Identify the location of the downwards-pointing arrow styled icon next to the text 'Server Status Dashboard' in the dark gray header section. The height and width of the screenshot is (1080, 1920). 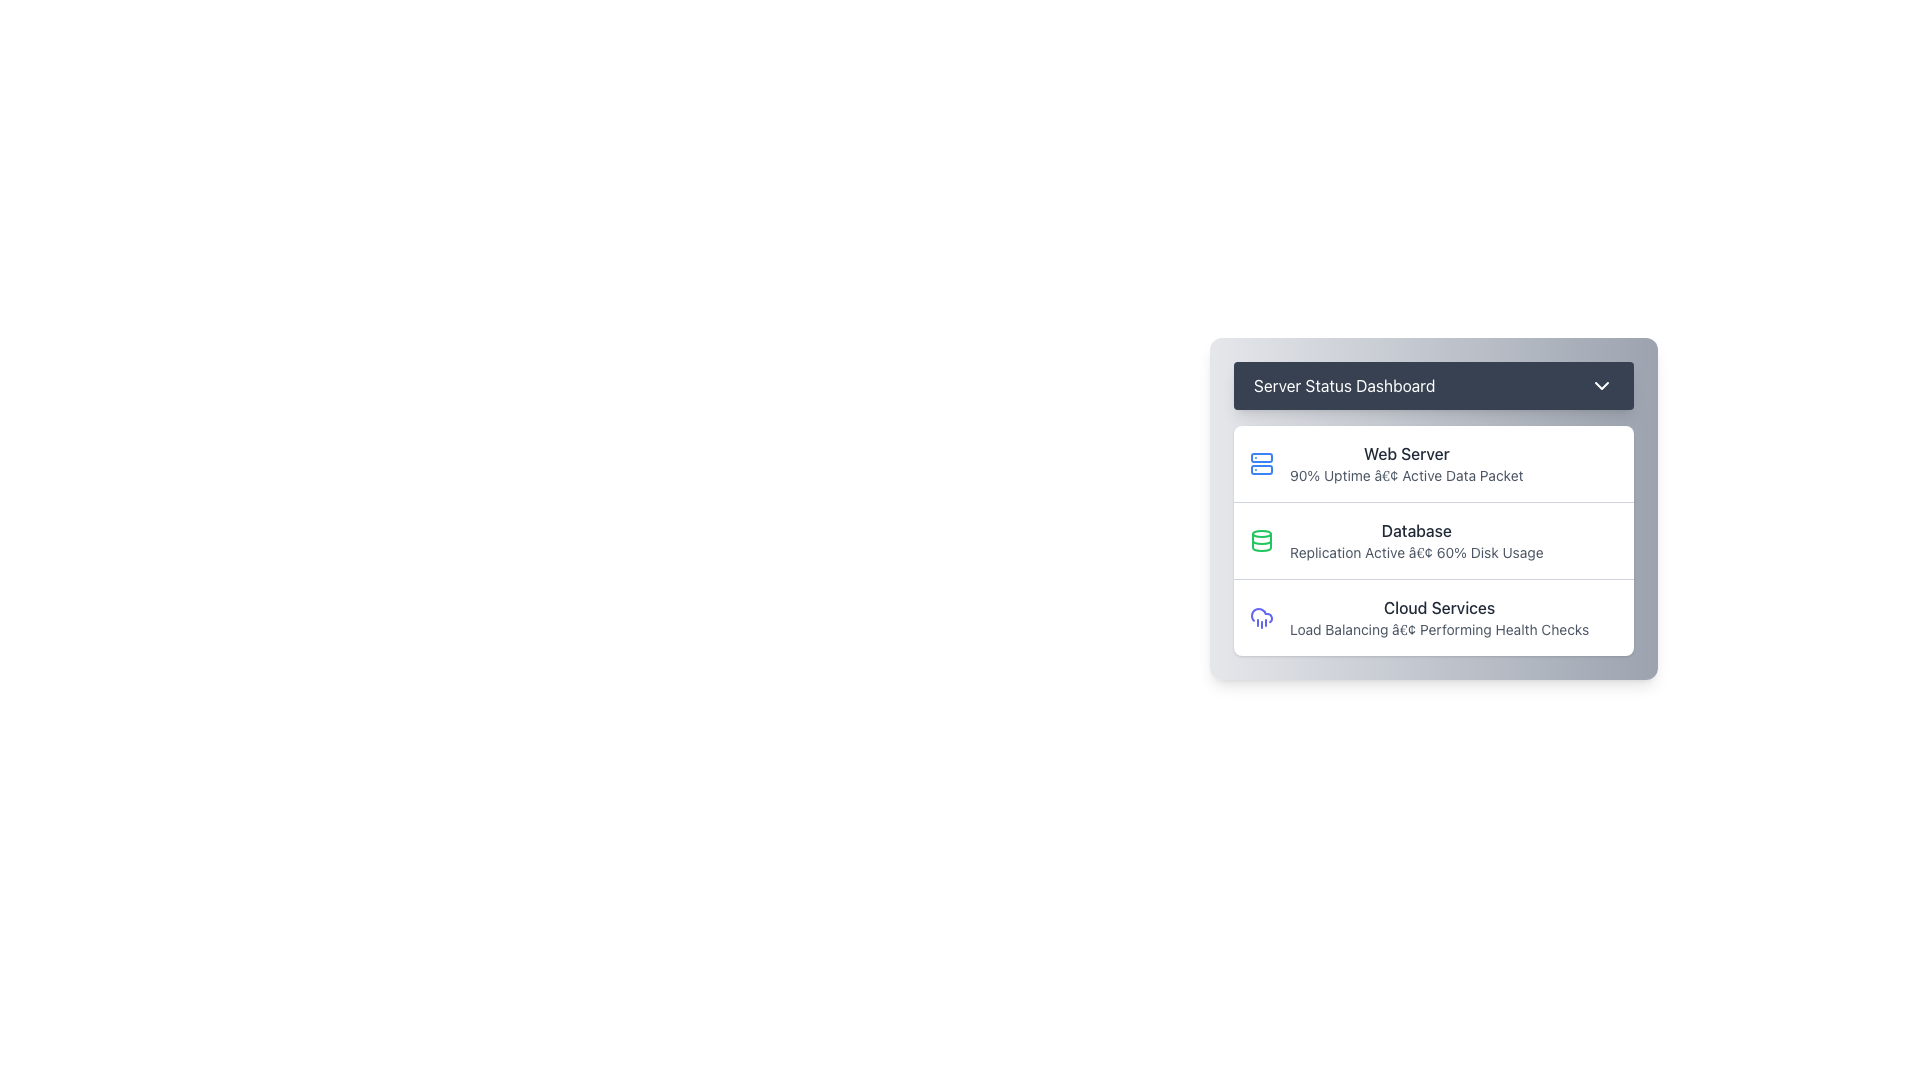
(1602, 385).